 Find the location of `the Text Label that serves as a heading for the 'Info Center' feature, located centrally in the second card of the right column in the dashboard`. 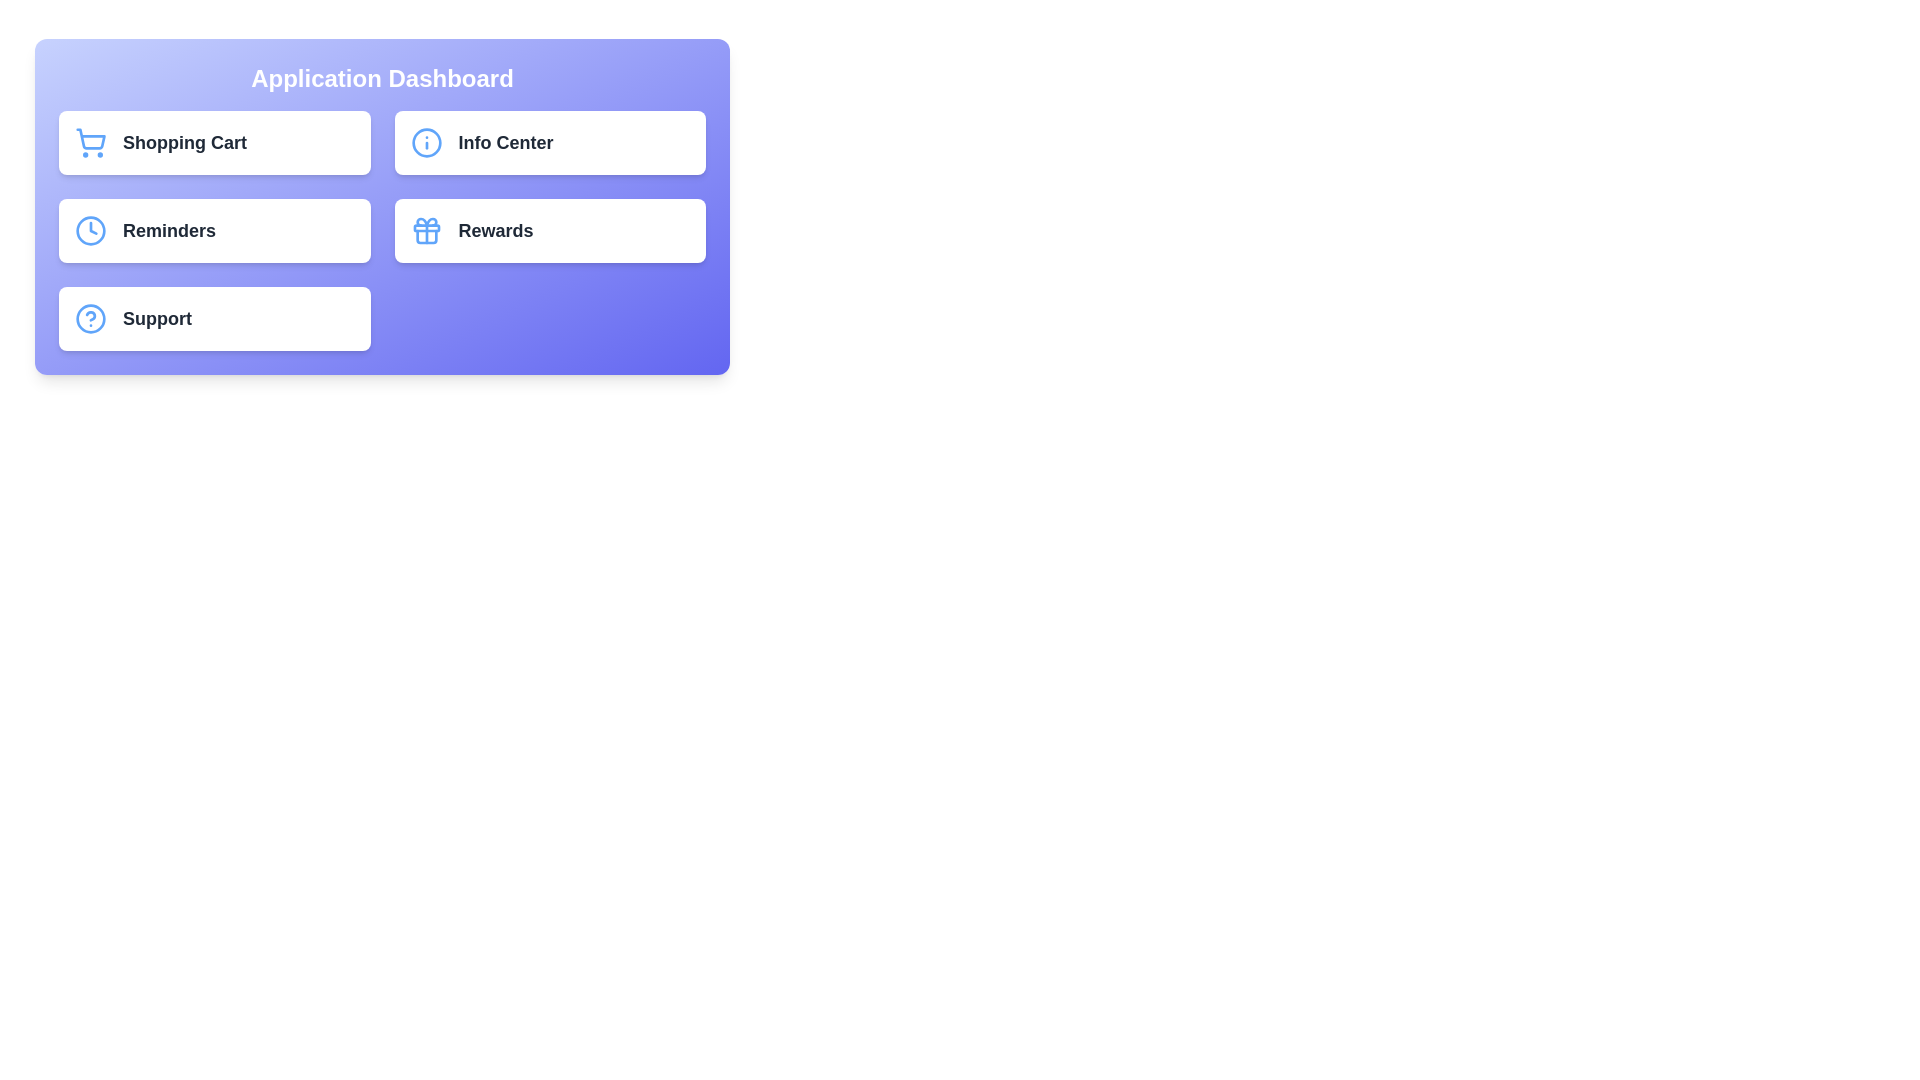

the Text Label that serves as a heading for the 'Info Center' feature, located centrally in the second card of the right column in the dashboard is located at coordinates (505, 141).